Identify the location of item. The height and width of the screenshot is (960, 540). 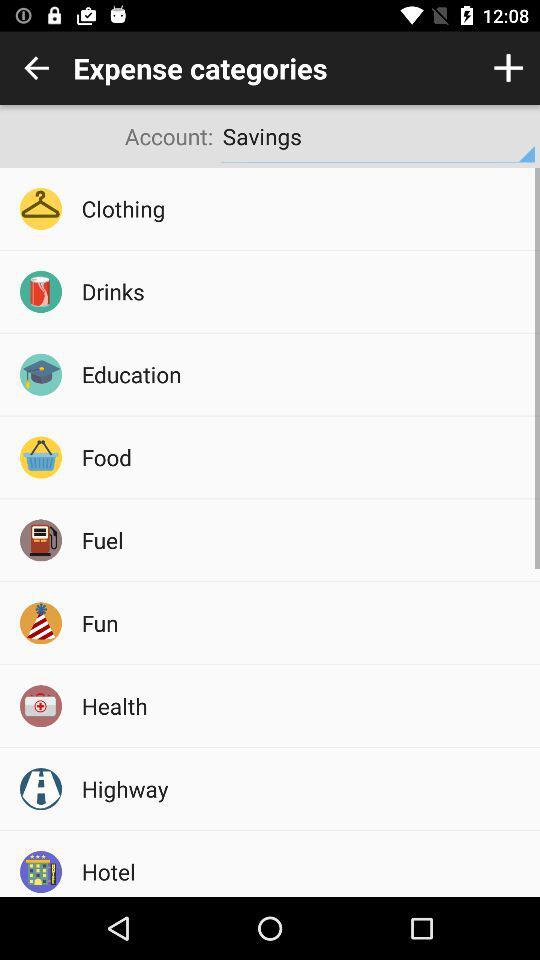
(508, 68).